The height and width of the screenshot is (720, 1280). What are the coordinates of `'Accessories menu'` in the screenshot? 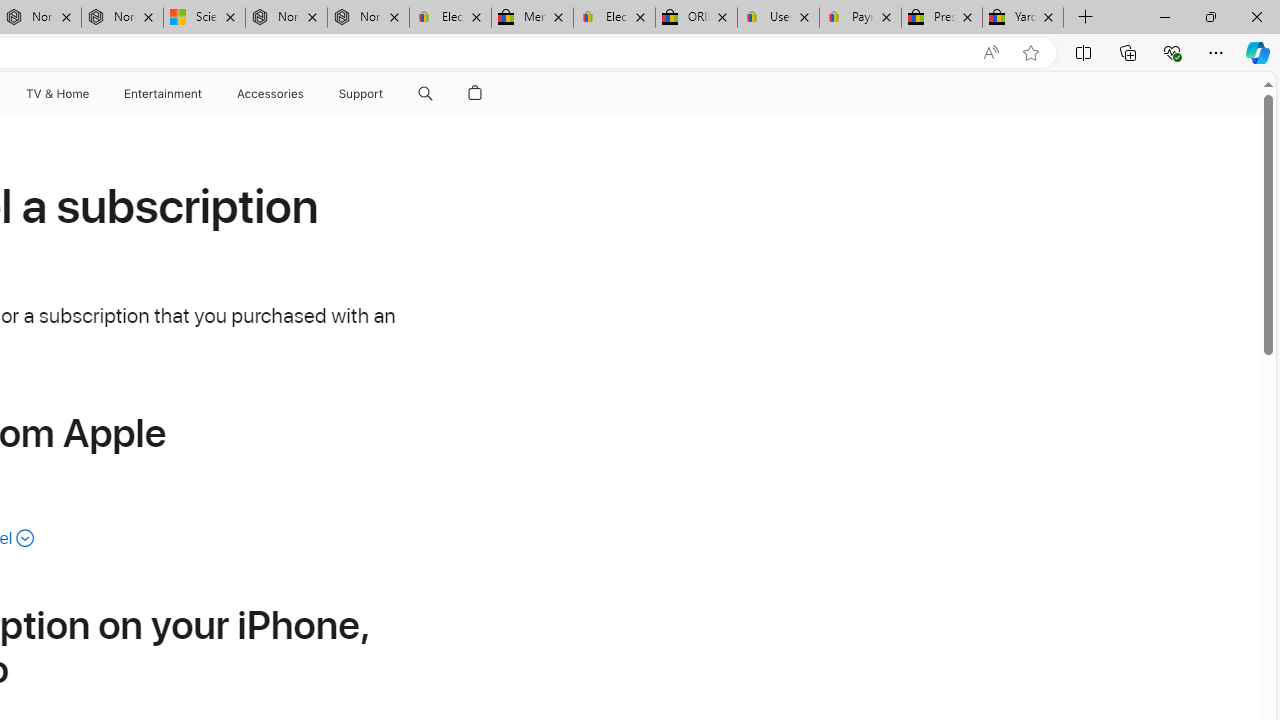 It's located at (306, 93).